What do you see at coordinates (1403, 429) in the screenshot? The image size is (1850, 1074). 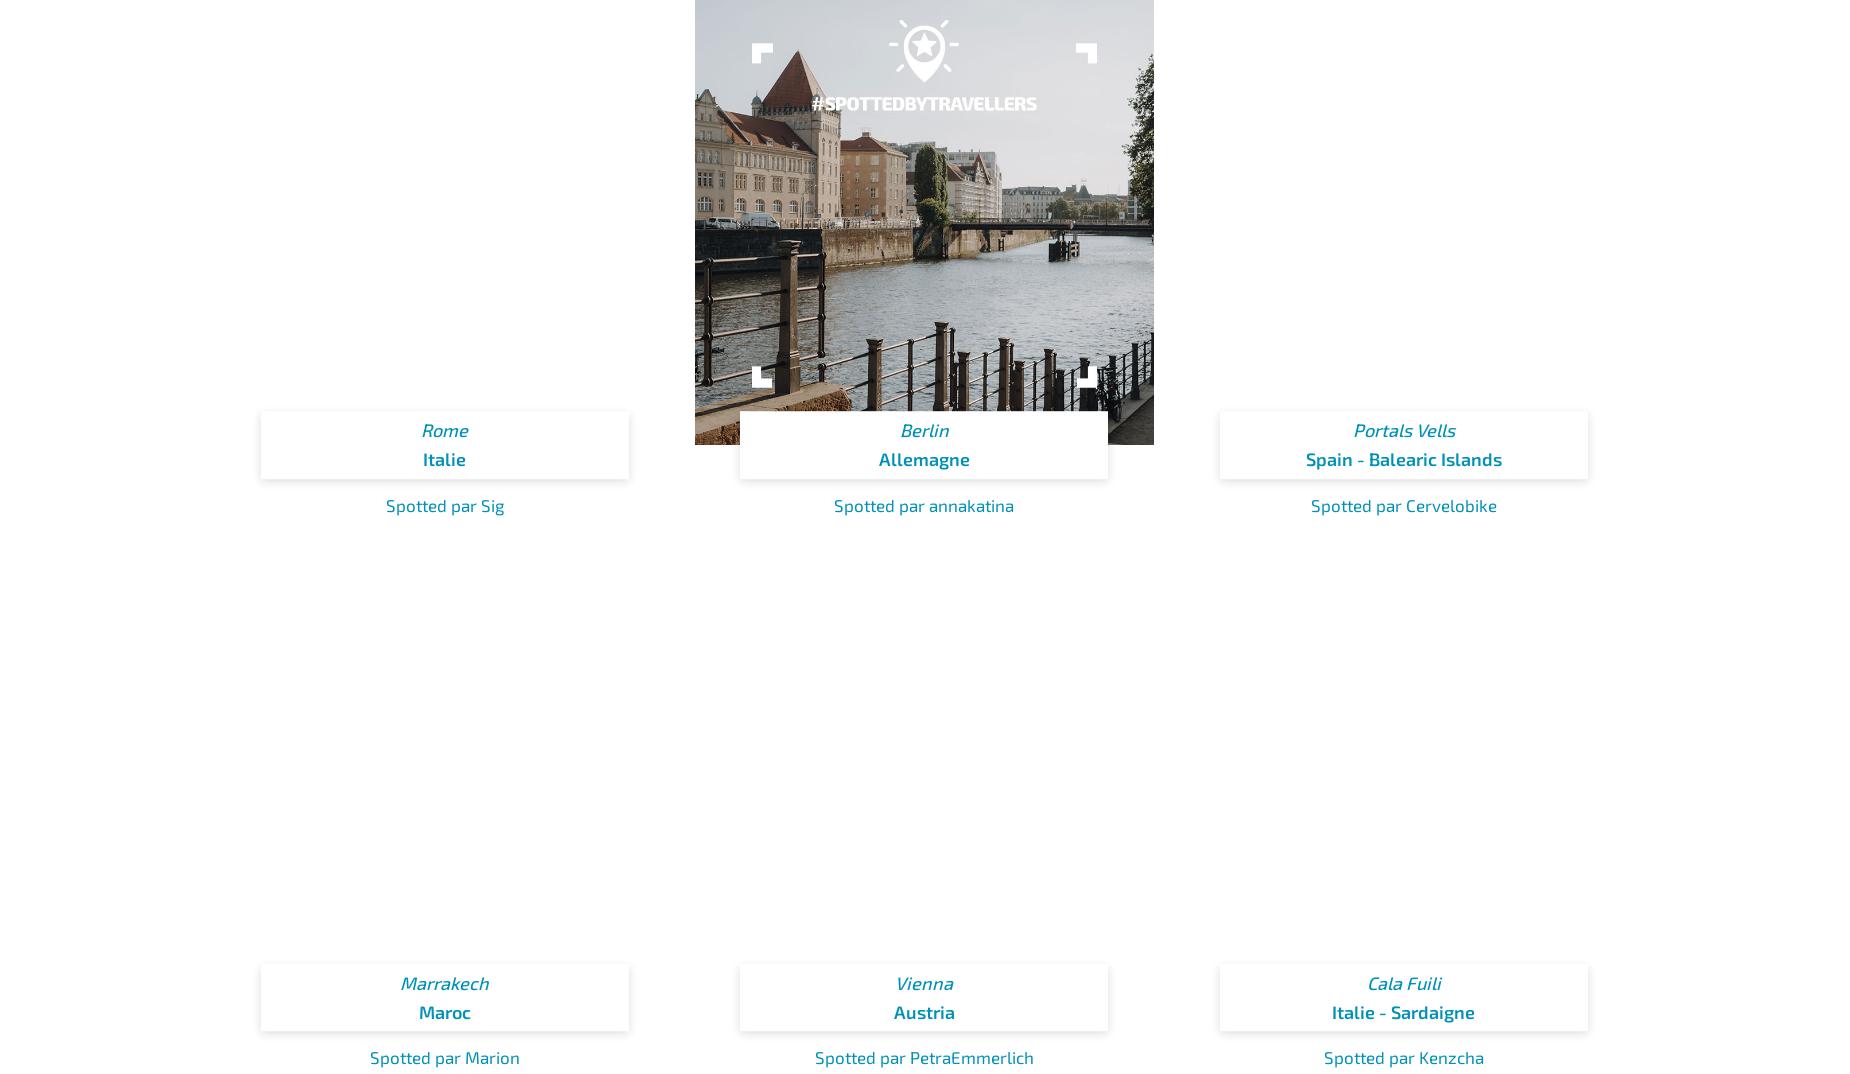 I see `'Portals Vells'` at bounding box center [1403, 429].